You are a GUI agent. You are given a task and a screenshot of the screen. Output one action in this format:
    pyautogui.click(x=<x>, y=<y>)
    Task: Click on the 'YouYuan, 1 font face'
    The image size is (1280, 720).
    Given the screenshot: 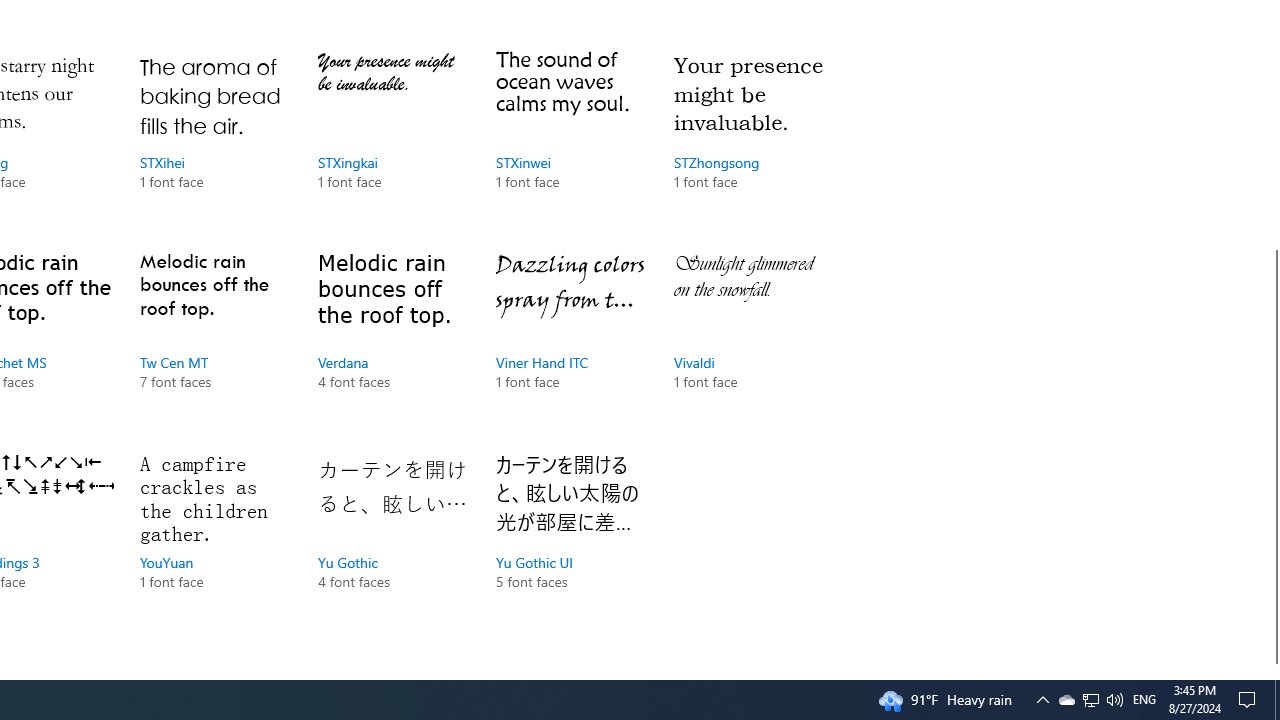 What is the action you would take?
    pyautogui.click(x=215, y=540)
    